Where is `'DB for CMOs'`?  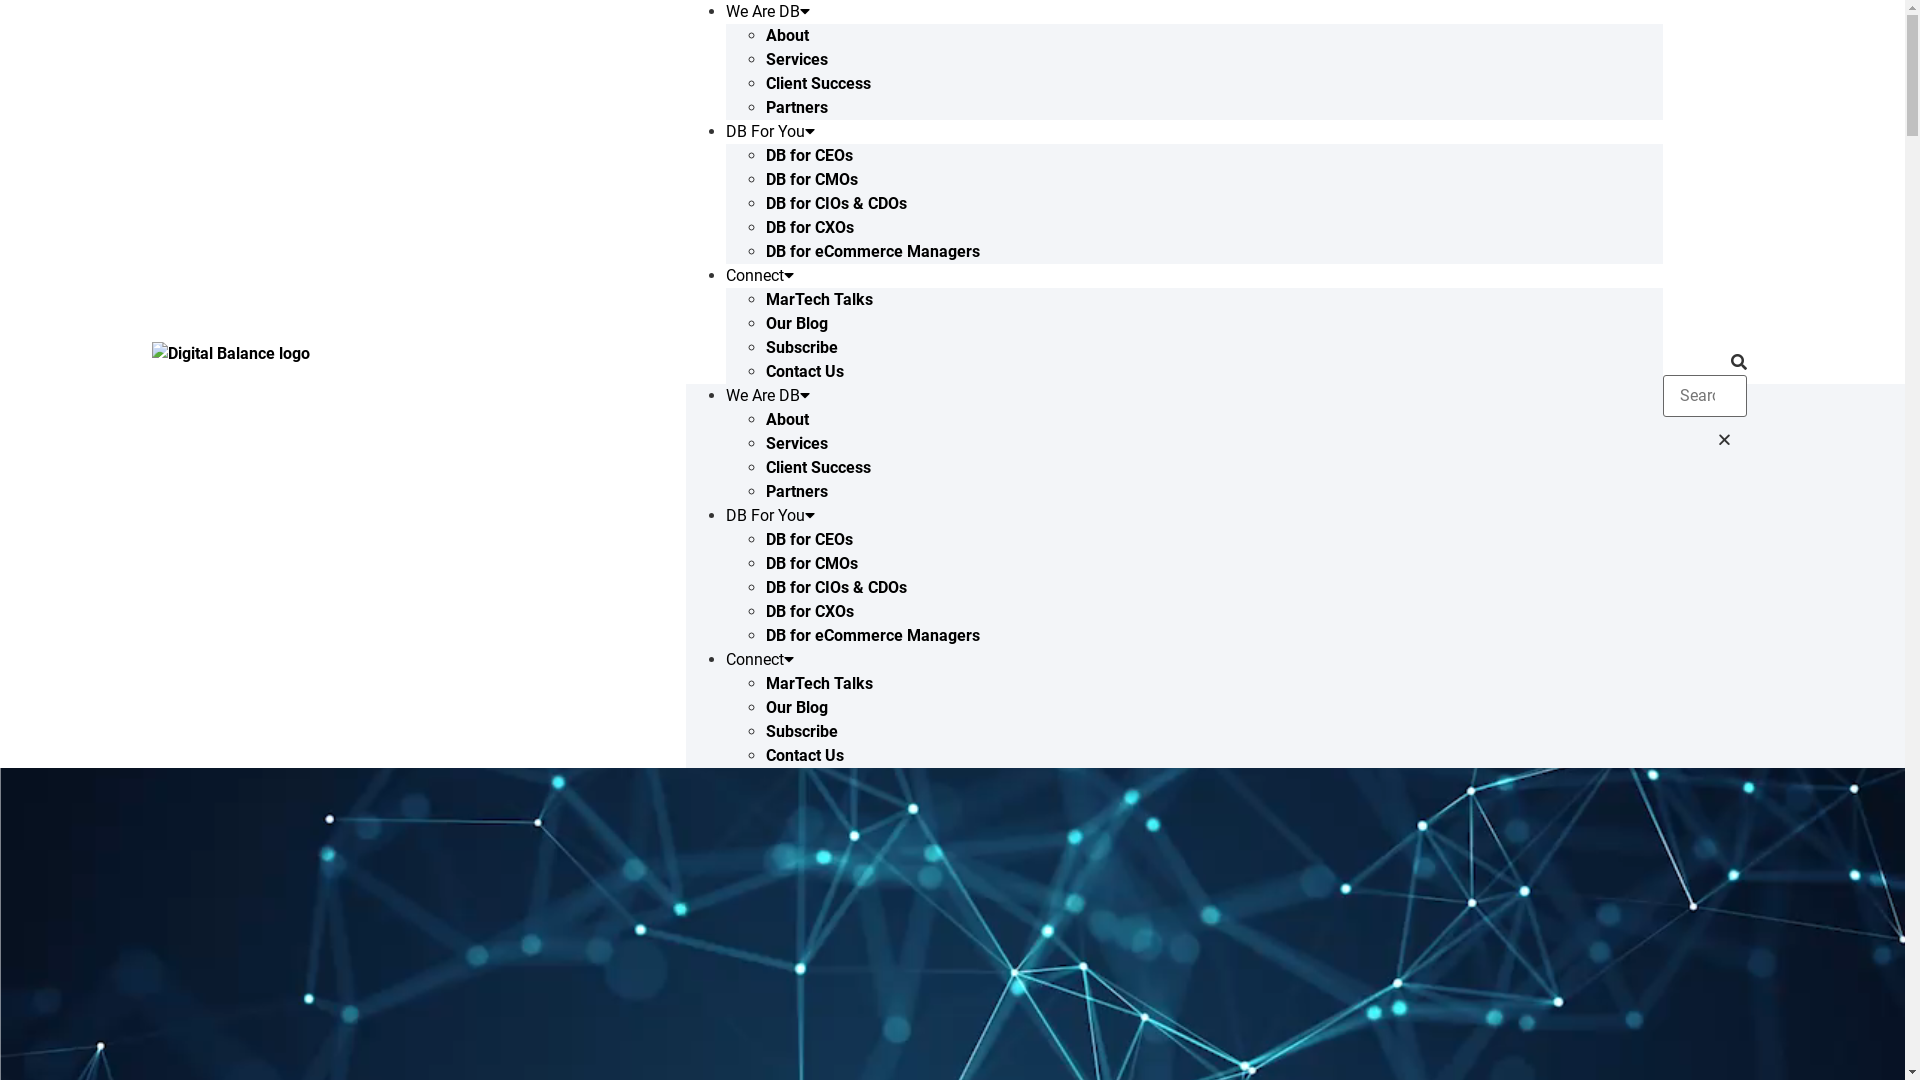
'DB for CMOs' is located at coordinates (811, 178).